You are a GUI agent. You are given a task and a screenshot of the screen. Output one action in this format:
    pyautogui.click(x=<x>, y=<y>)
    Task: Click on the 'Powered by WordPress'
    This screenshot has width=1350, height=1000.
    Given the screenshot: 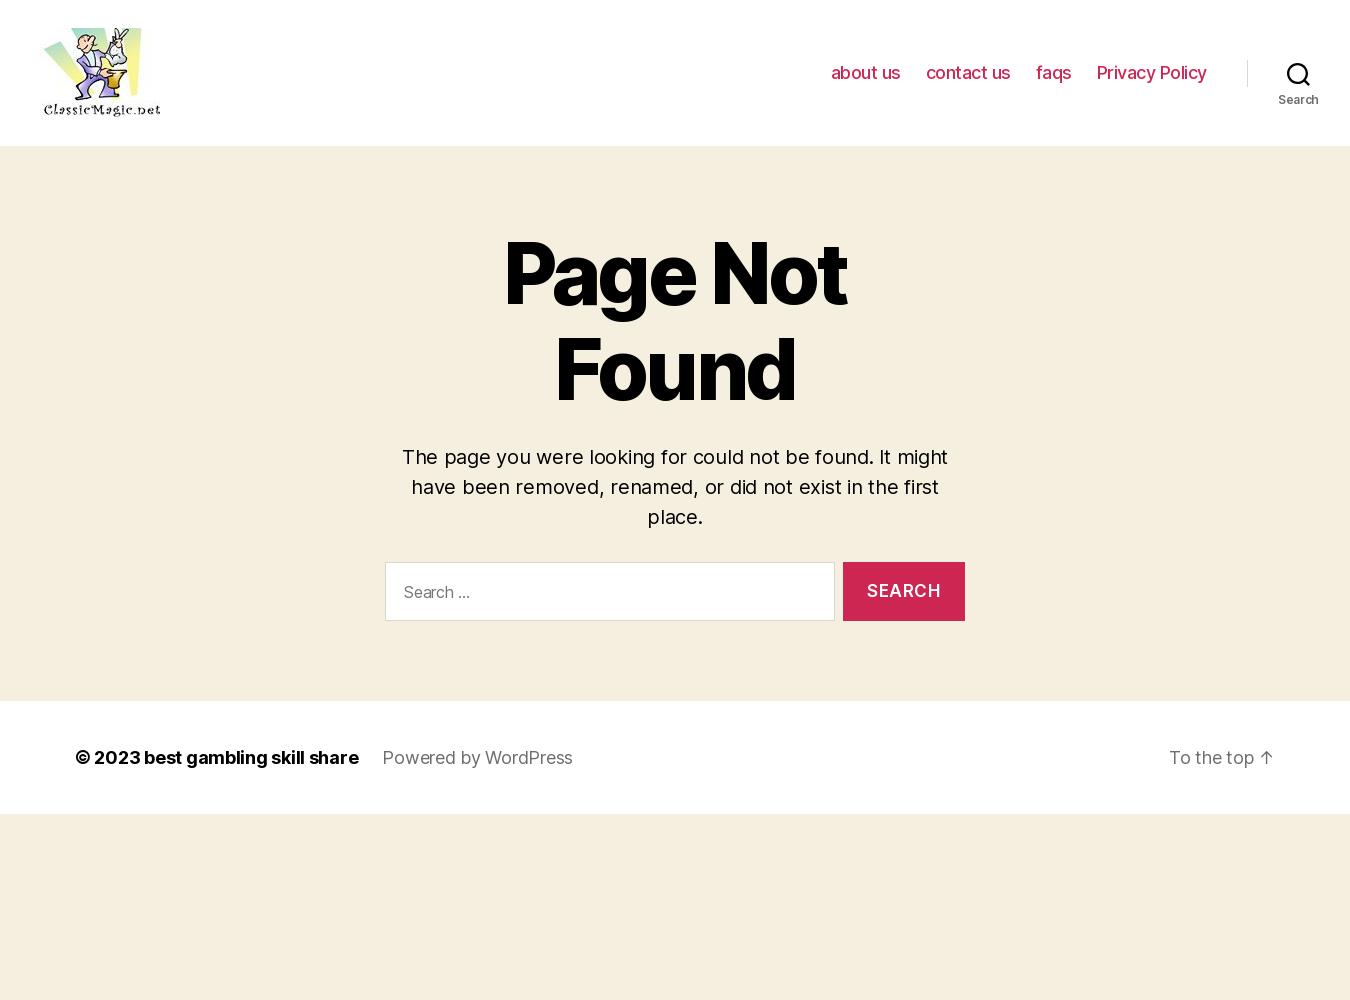 What is the action you would take?
    pyautogui.click(x=475, y=756)
    